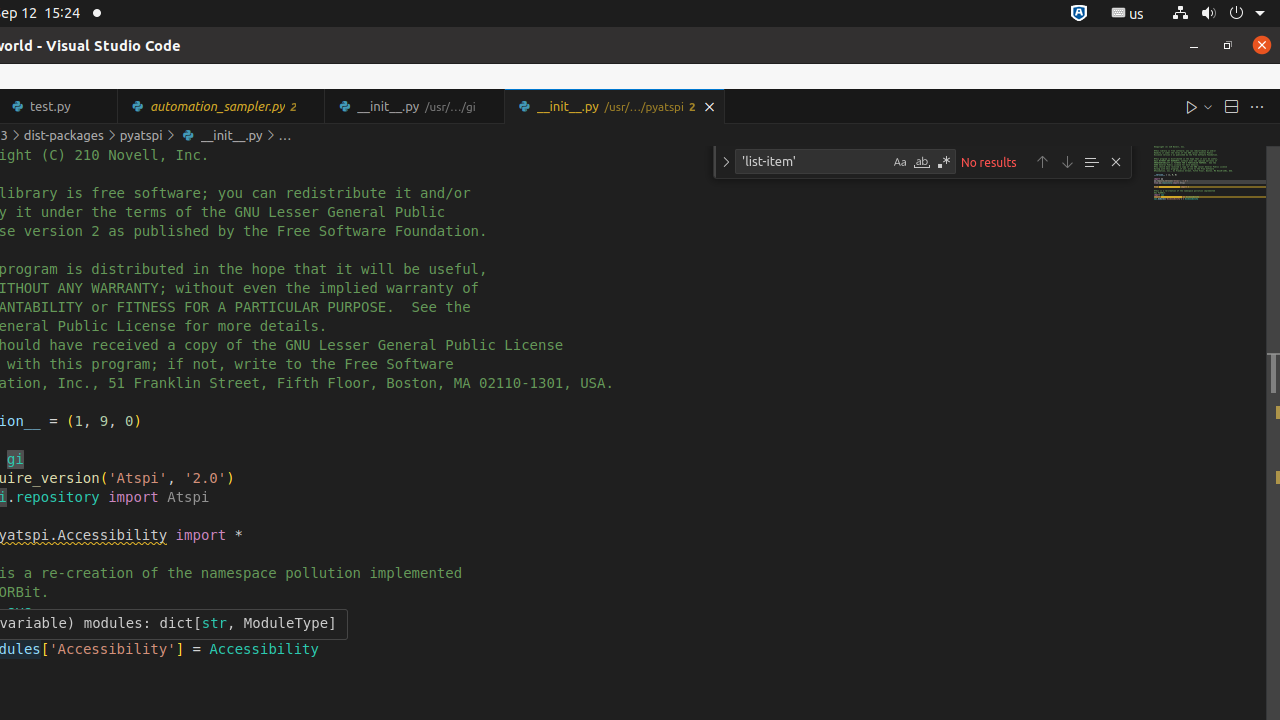  I want to click on 'Run or Debug...', so click(1206, 106).